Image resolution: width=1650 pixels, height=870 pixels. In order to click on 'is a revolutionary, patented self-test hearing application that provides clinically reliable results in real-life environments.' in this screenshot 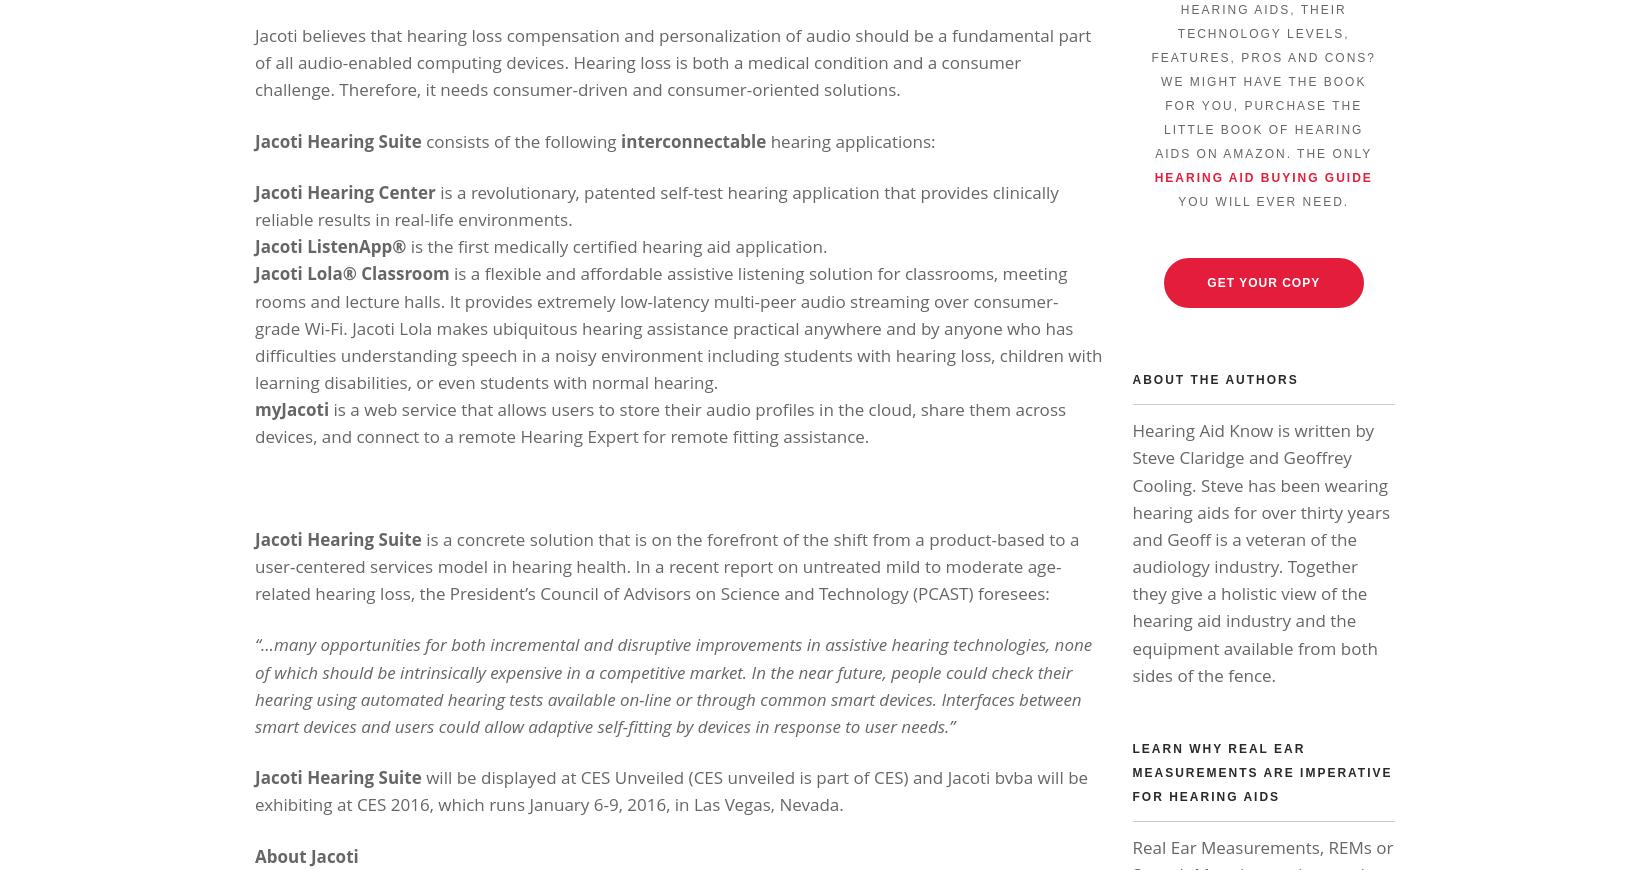, I will do `click(655, 203)`.